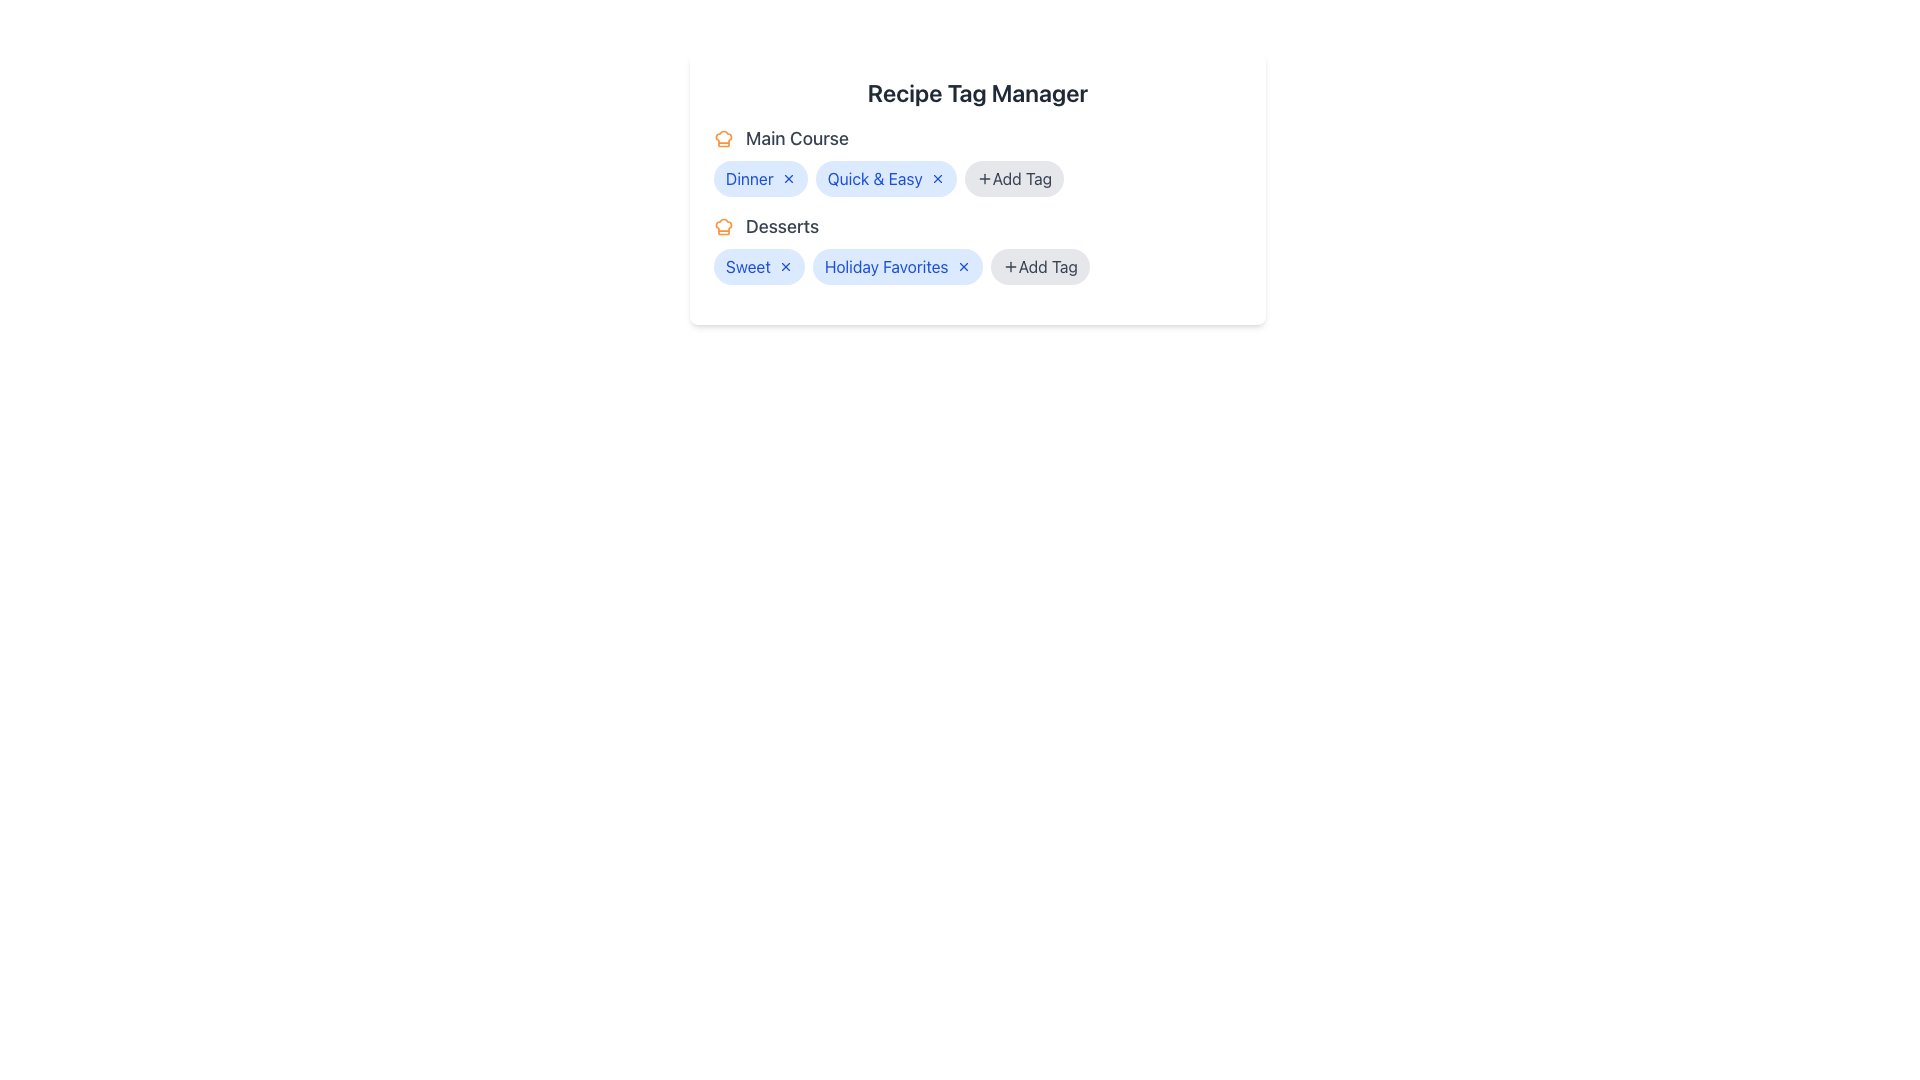  What do you see at coordinates (885, 177) in the screenshot?
I see `the 'Quick & Easy' tag label, which has a rounded light blue background and blue text, located in the 'Recipe Tag Manager' section under 'Main Course'. It is the second tag from the left, positioned between 'Dinner' and the 'Remove' button` at bounding box center [885, 177].